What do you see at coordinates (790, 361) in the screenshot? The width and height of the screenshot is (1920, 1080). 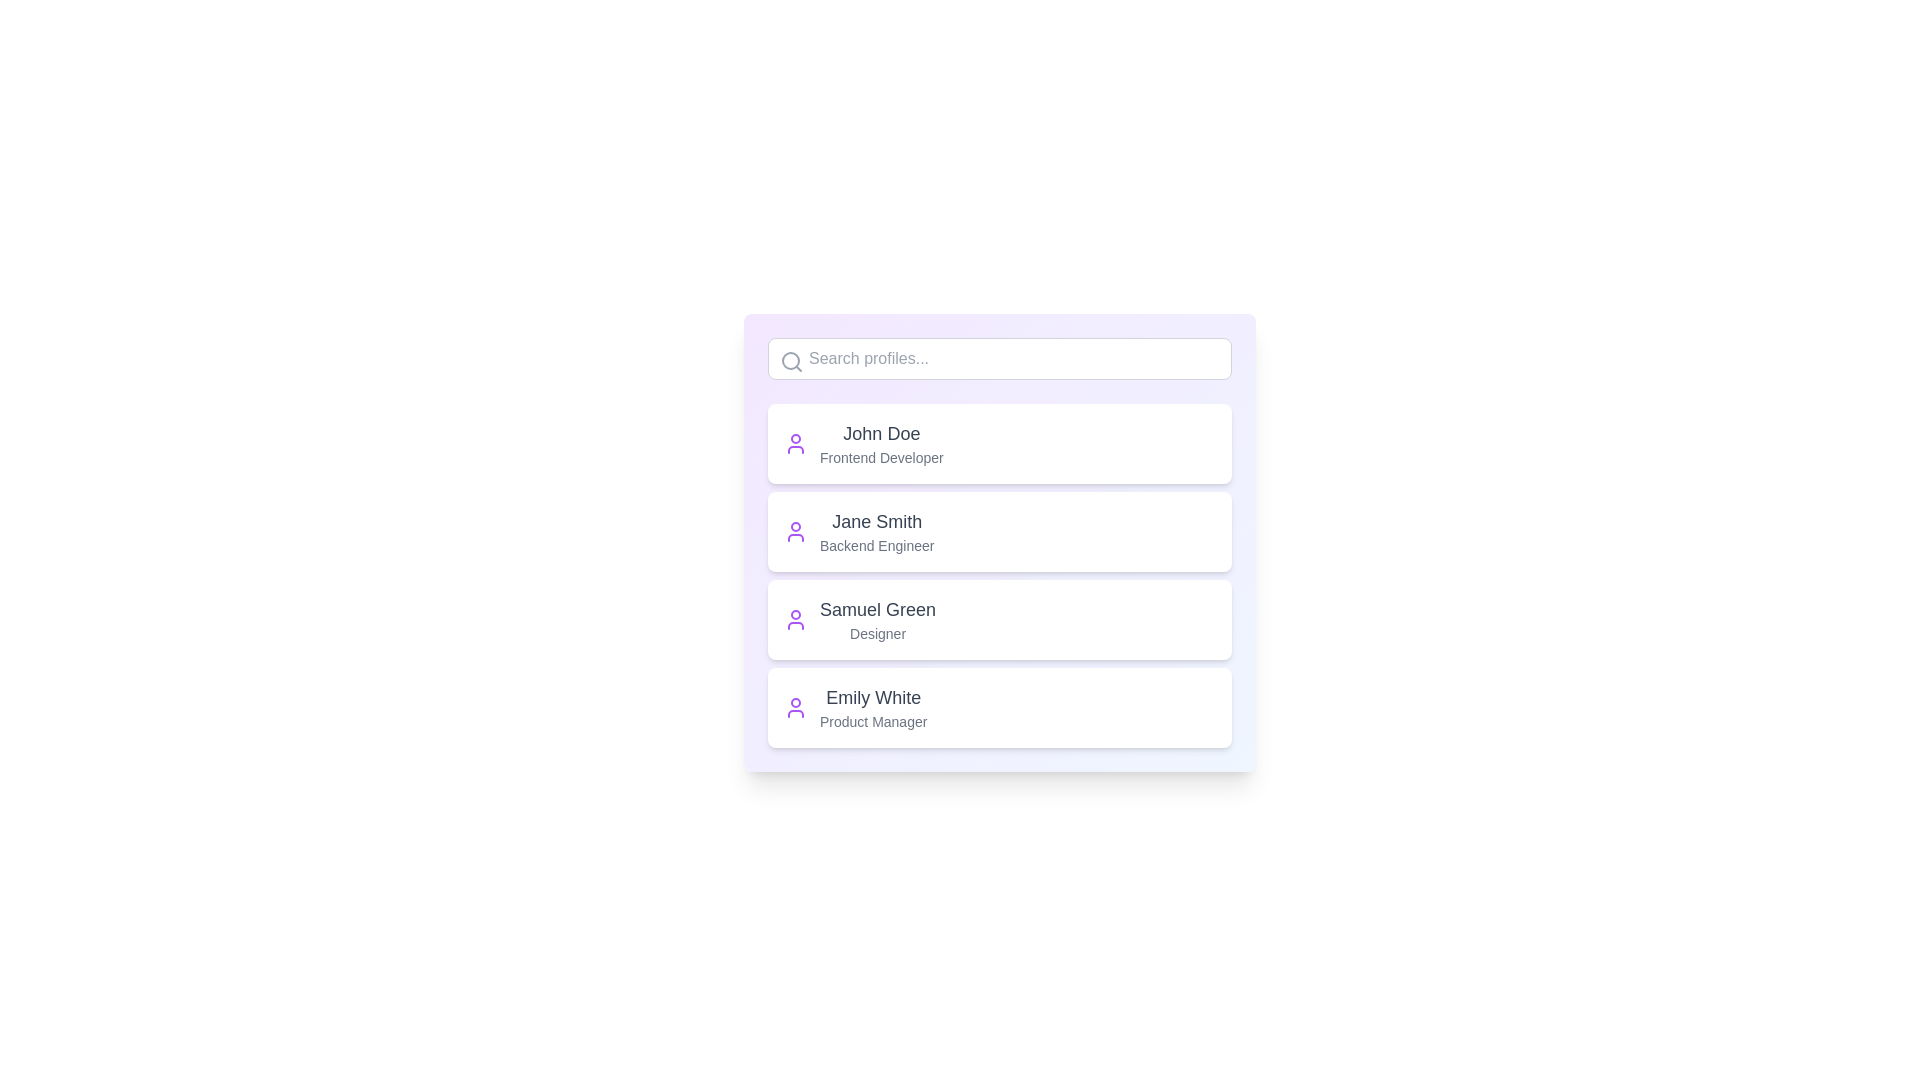 I see `the SVG Circle Component that visually enhances the search icon in the top left corner of the search bar` at bounding box center [790, 361].